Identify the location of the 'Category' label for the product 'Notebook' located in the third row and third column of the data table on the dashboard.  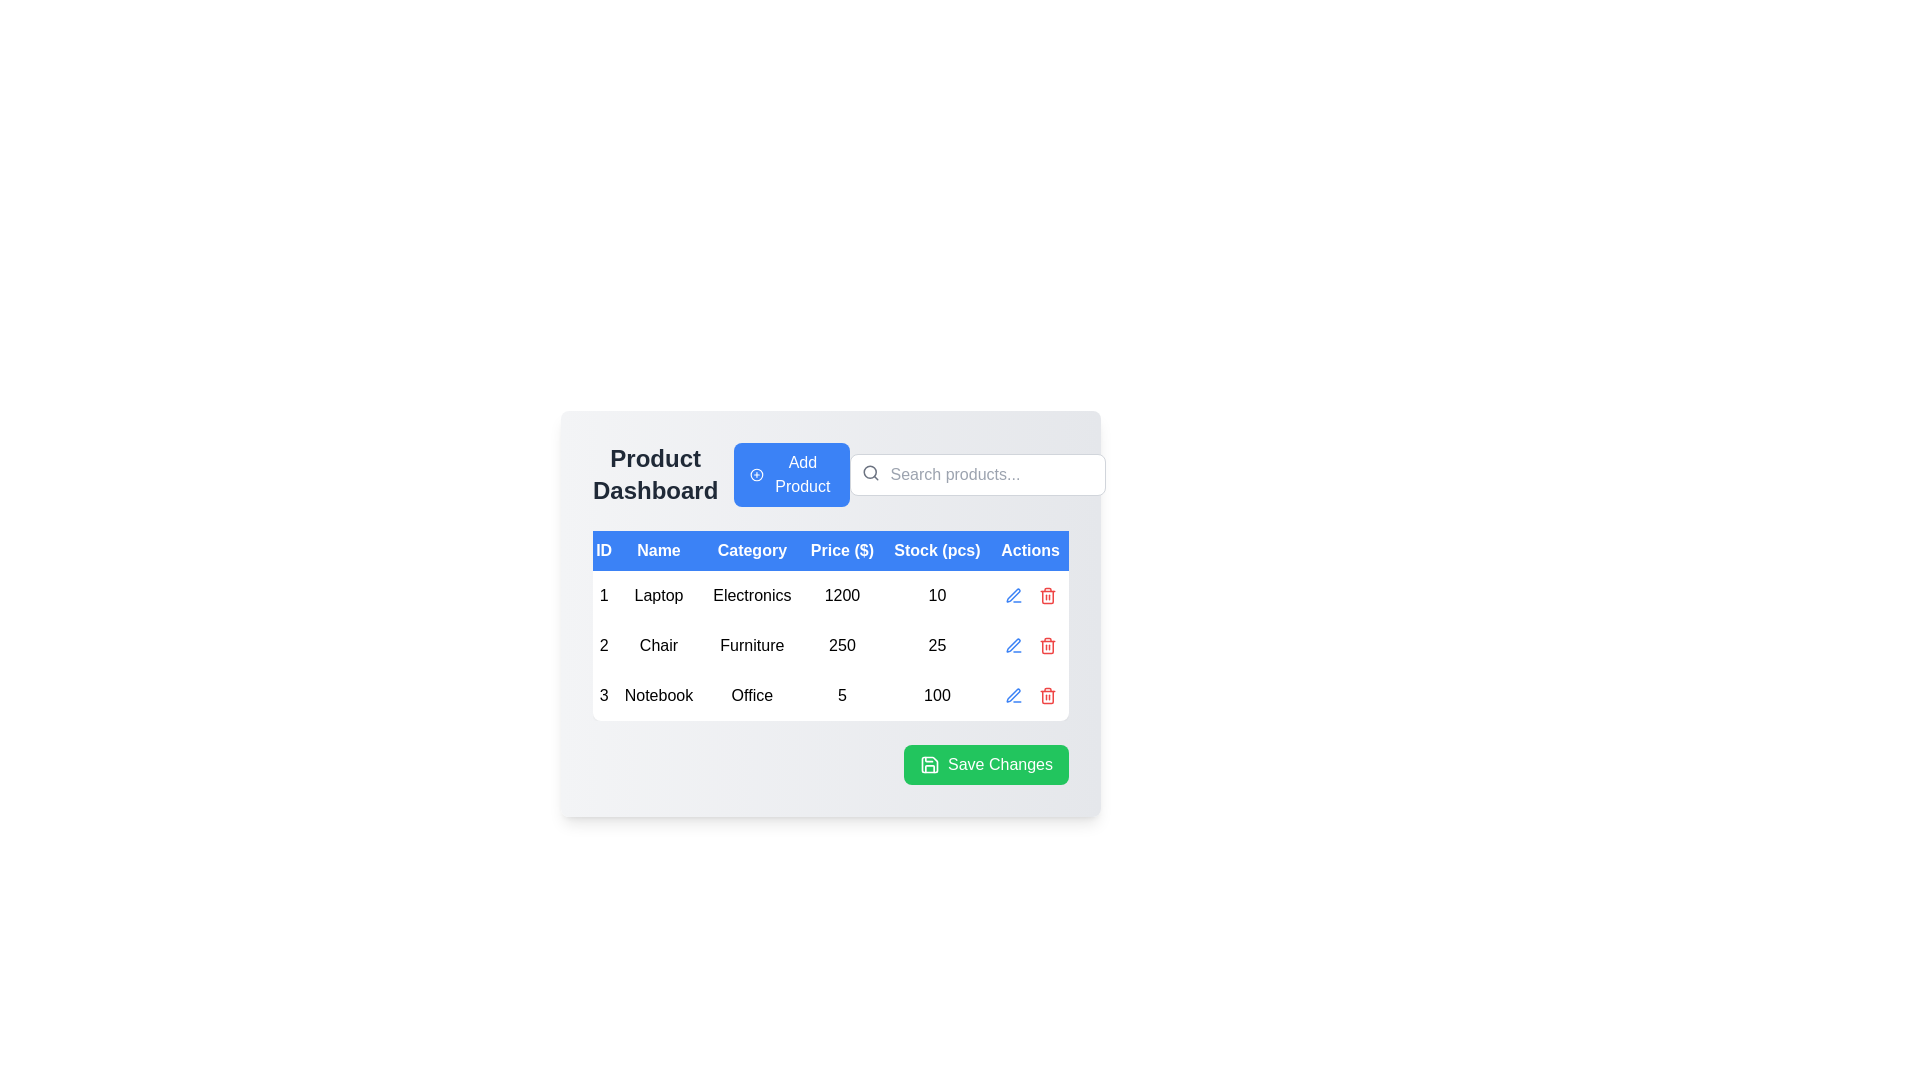
(751, 694).